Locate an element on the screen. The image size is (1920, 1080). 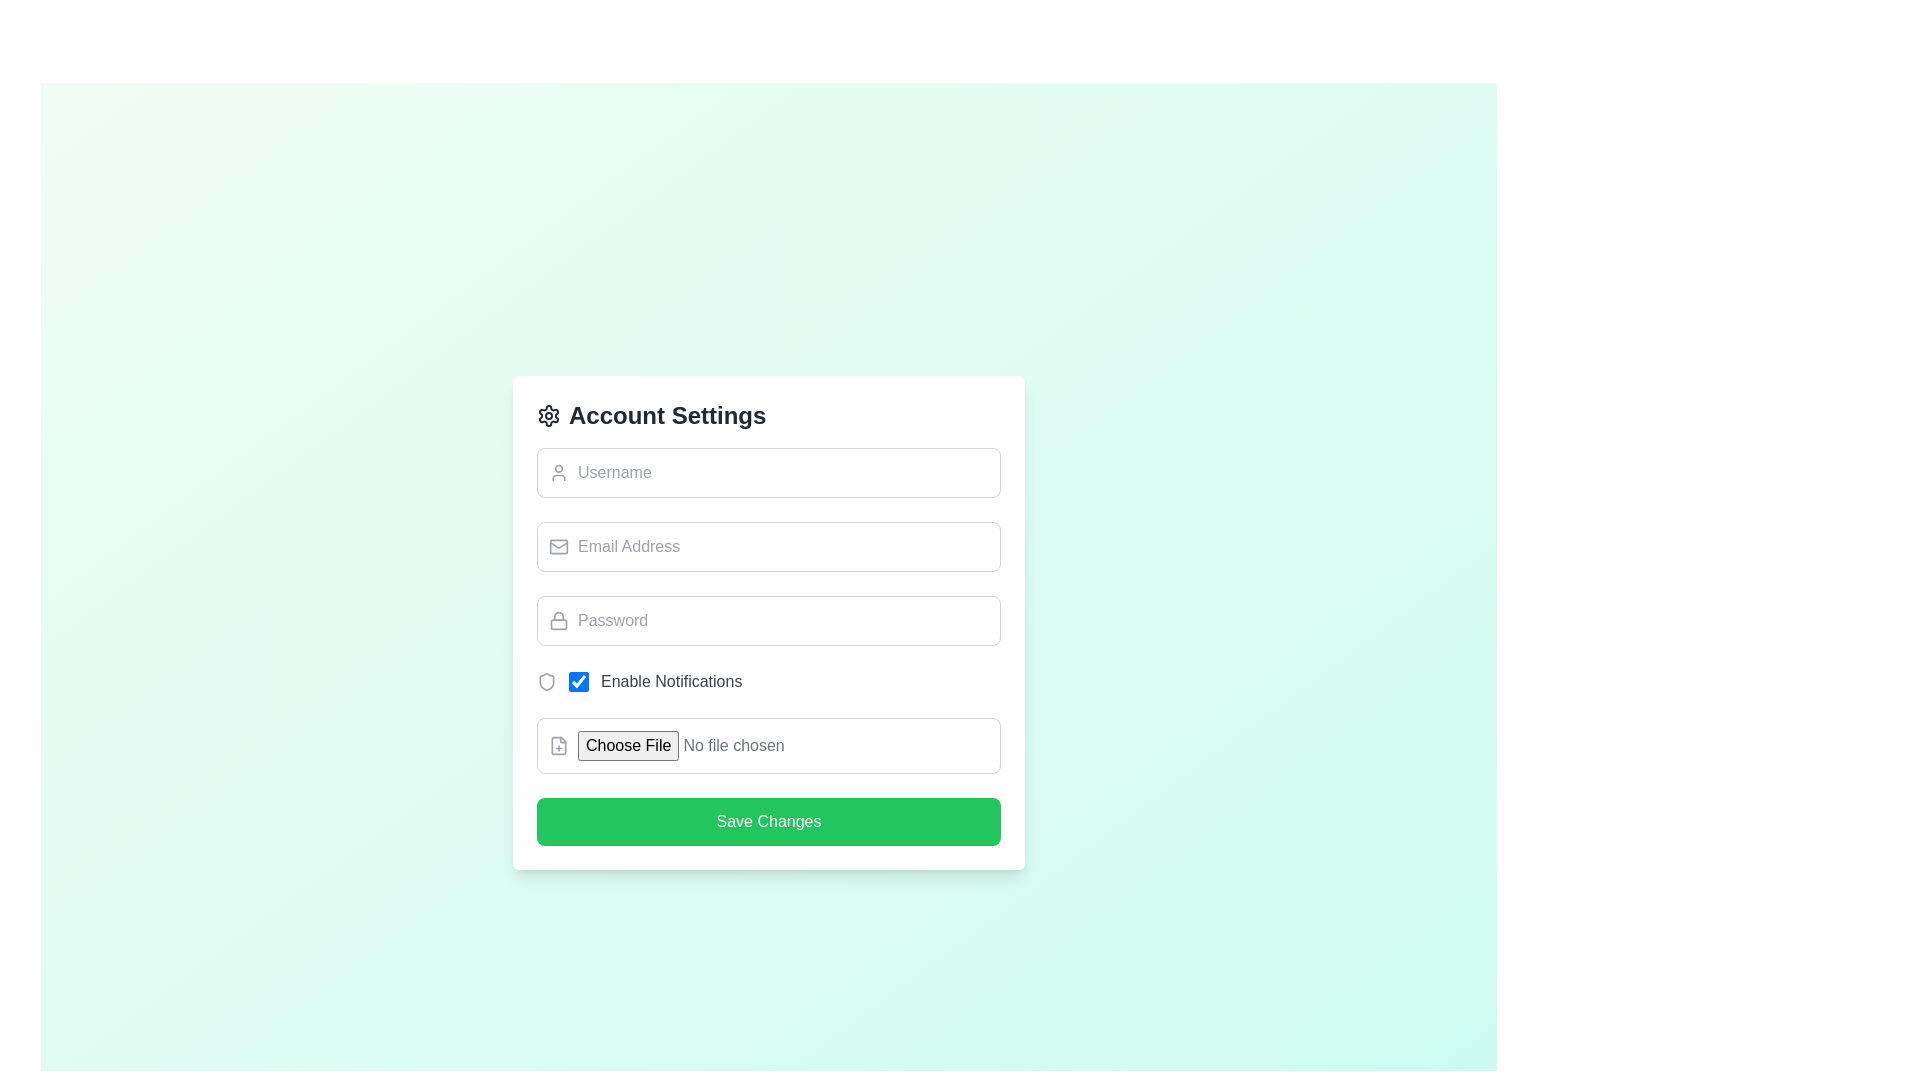
the shield-shaped vector graphic icon with a thin border, located near the top-left corner of the settings panel, adjacent to the 'Account Settings' label is located at coordinates (547, 681).